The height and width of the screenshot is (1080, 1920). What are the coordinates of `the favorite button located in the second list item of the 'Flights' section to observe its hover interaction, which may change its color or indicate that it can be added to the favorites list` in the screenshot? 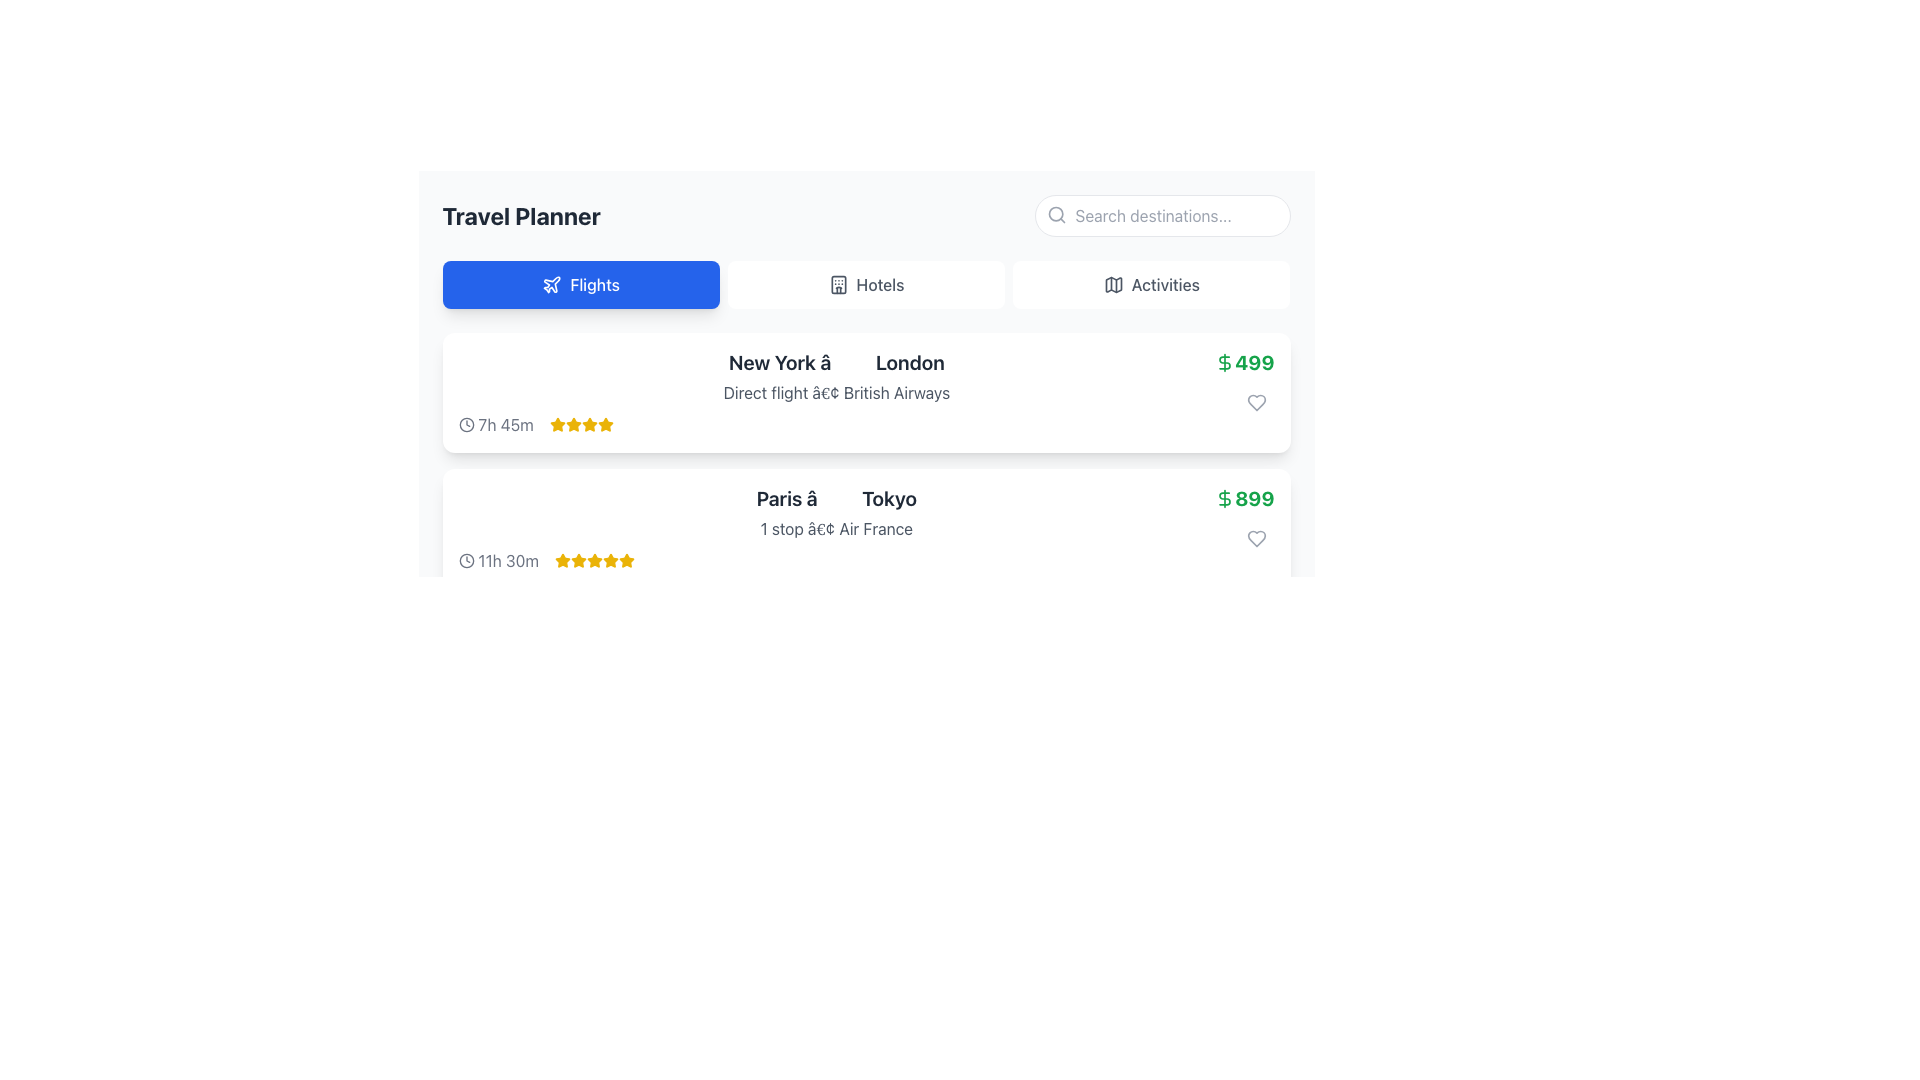 It's located at (1255, 538).